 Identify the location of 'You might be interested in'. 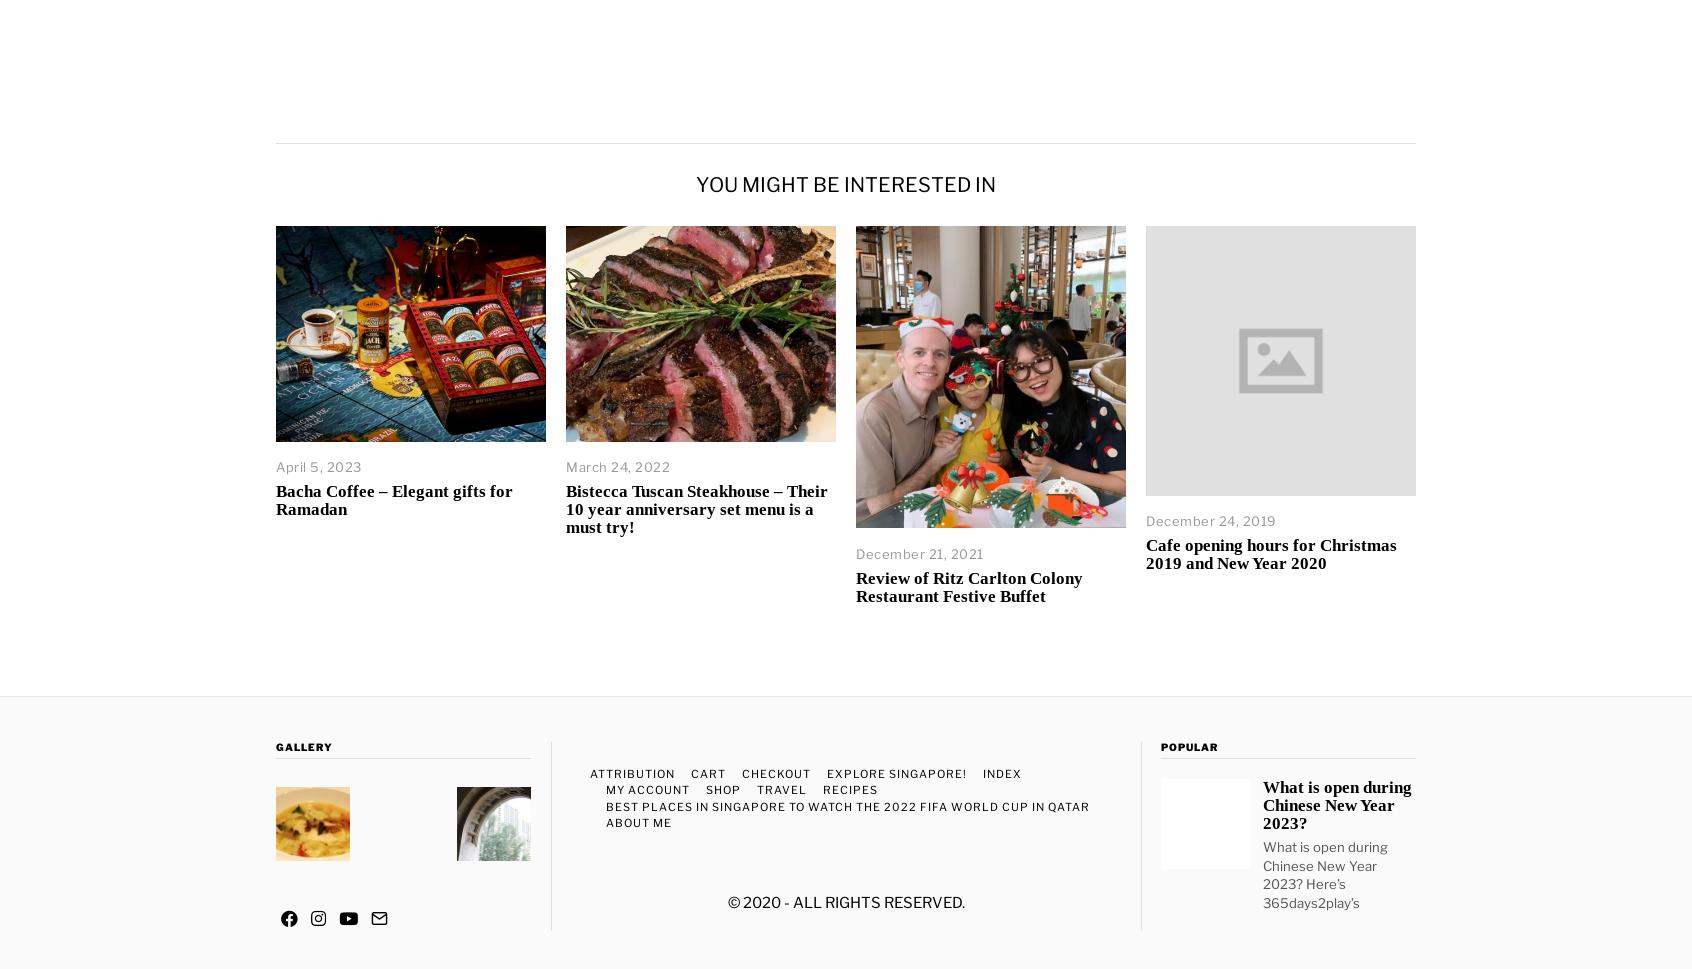
(846, 184).